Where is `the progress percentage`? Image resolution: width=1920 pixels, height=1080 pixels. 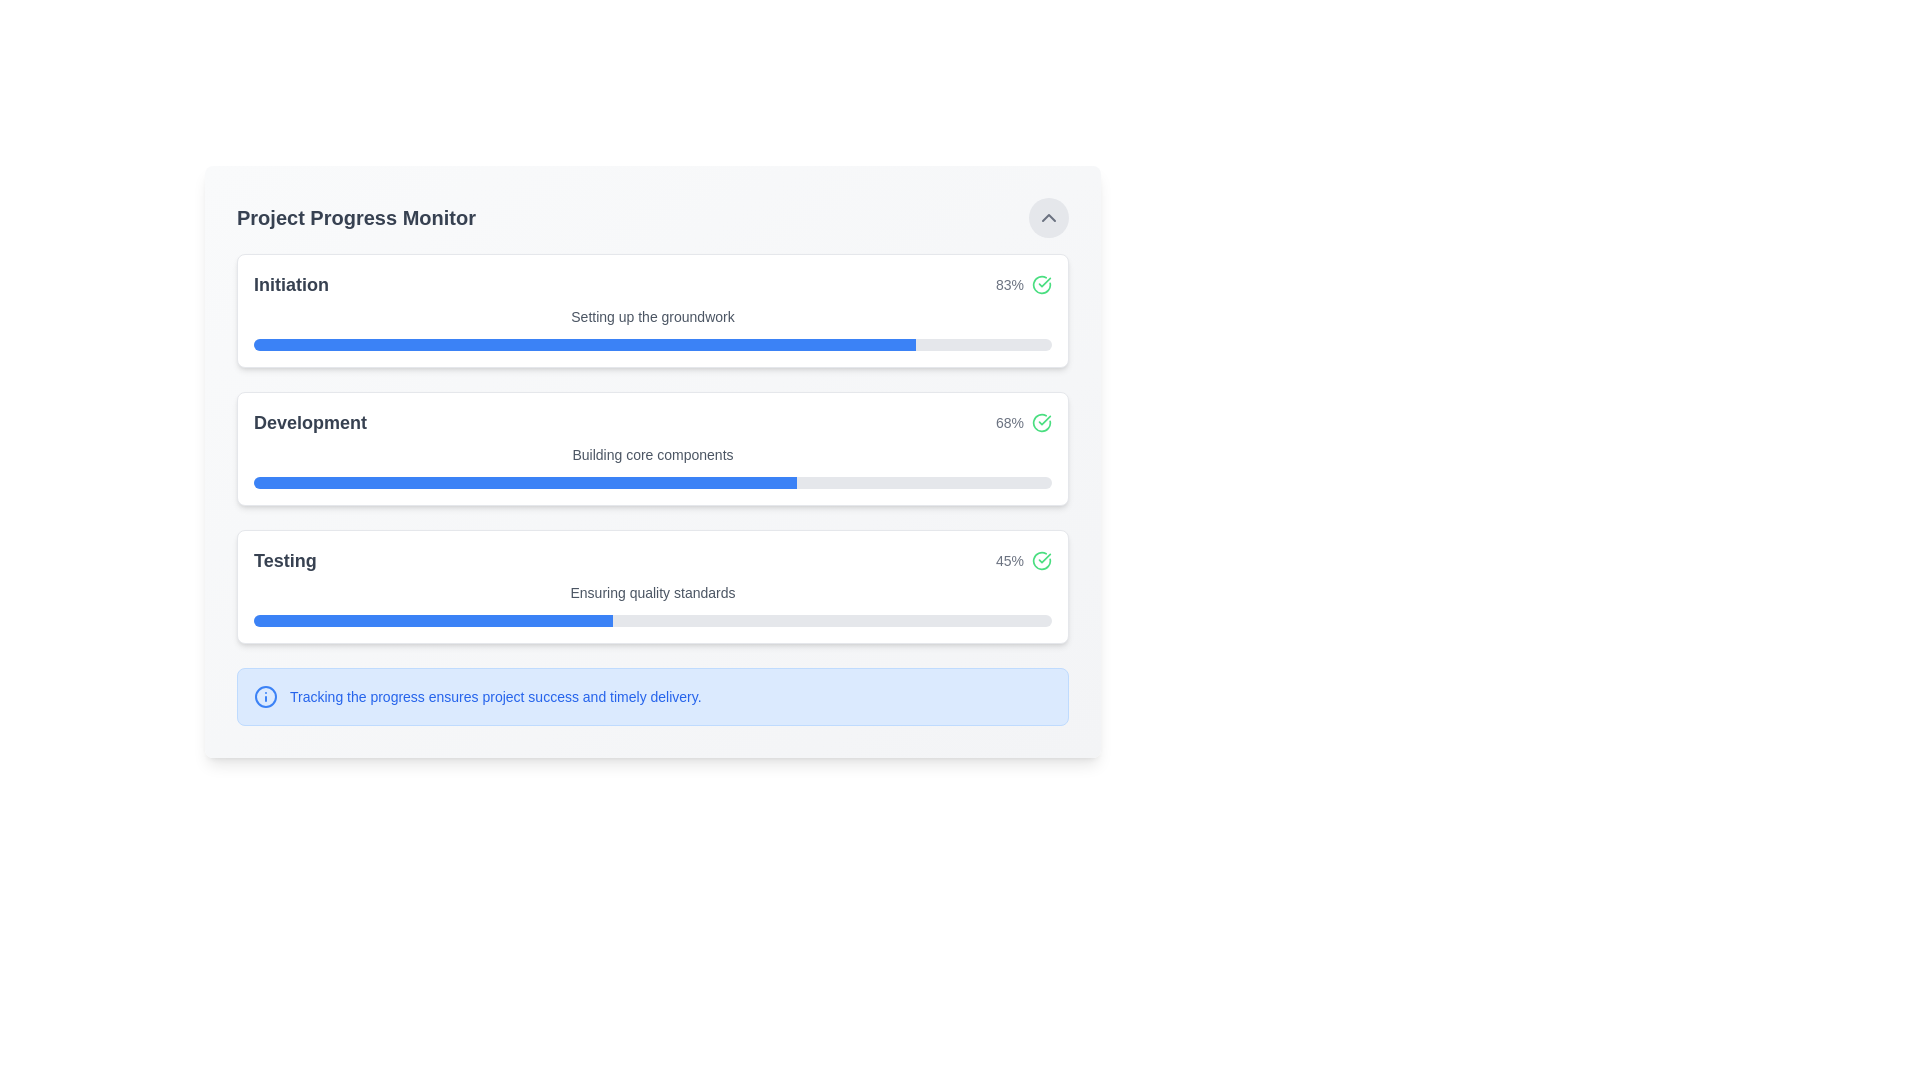
the progress percentage is located at coordinates (638, 482).